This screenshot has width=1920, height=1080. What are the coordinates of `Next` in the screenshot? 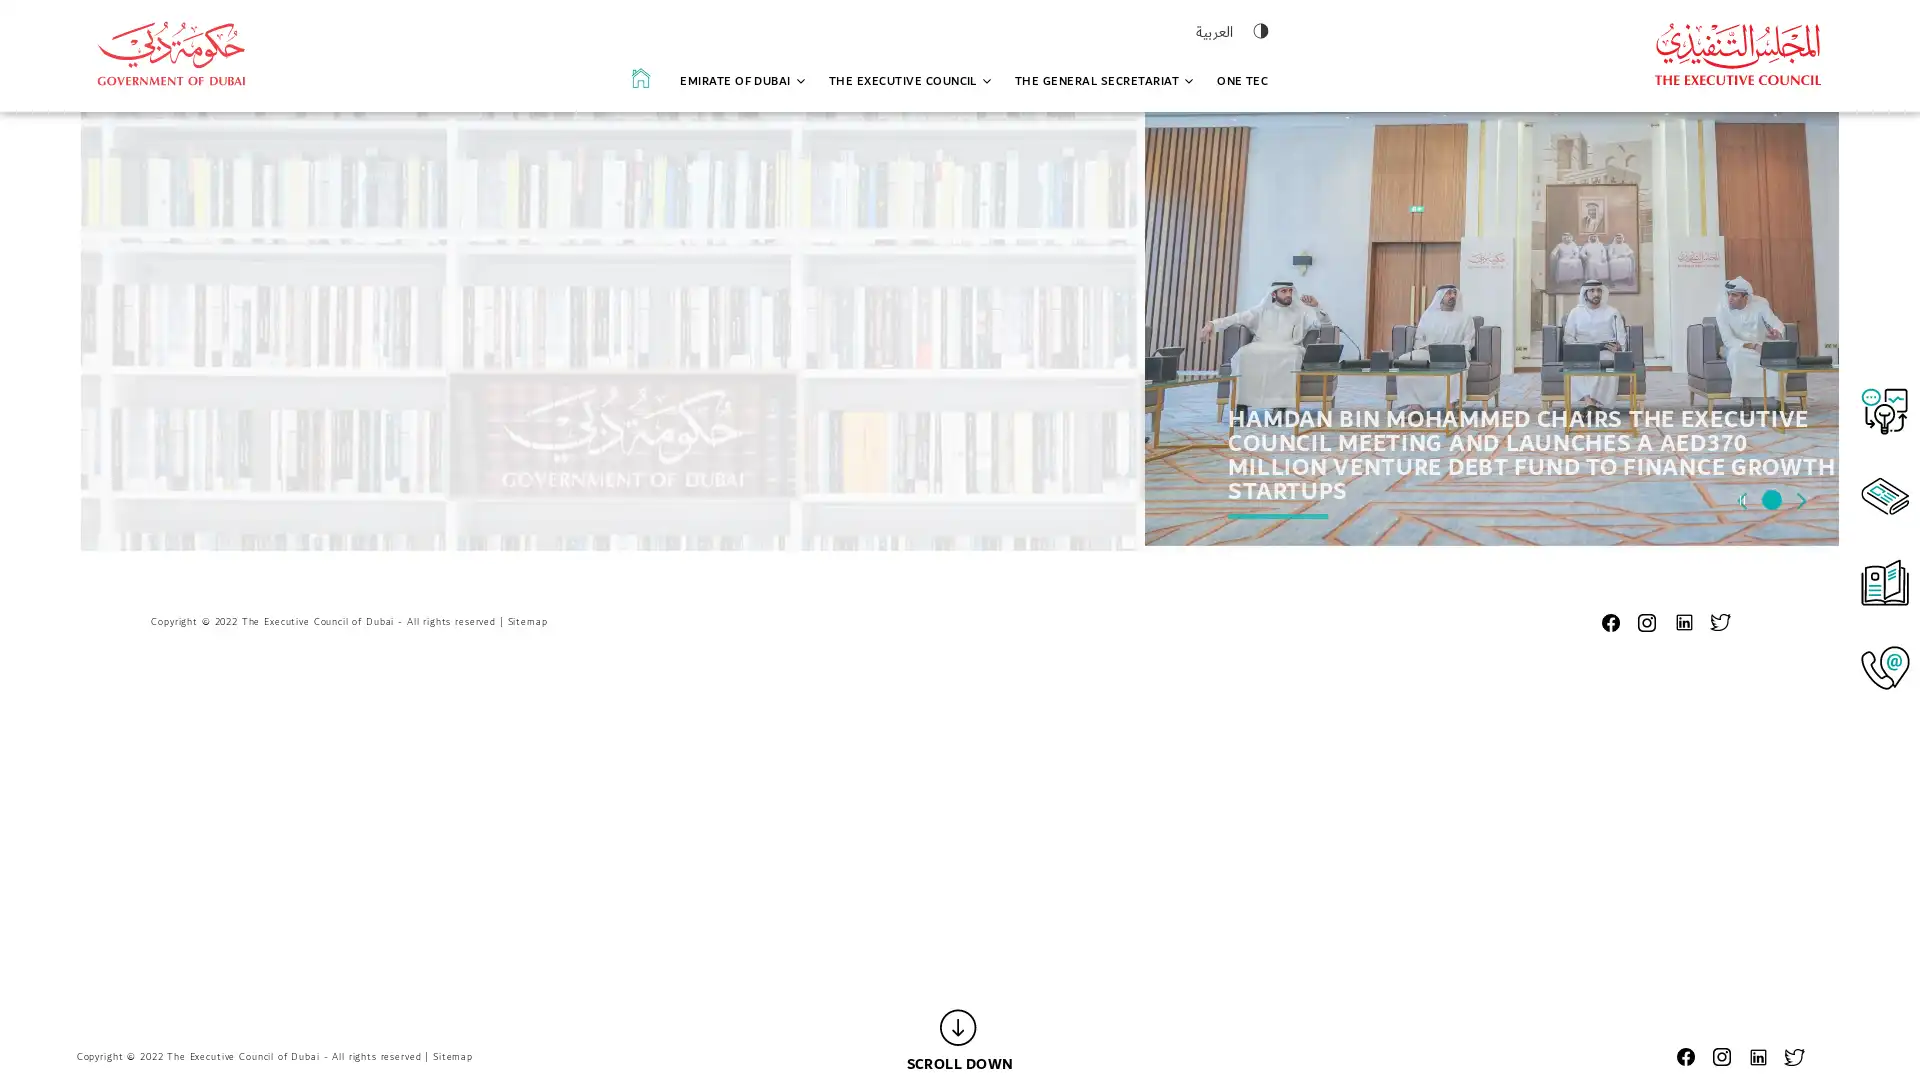 It's located at (1801, 978).